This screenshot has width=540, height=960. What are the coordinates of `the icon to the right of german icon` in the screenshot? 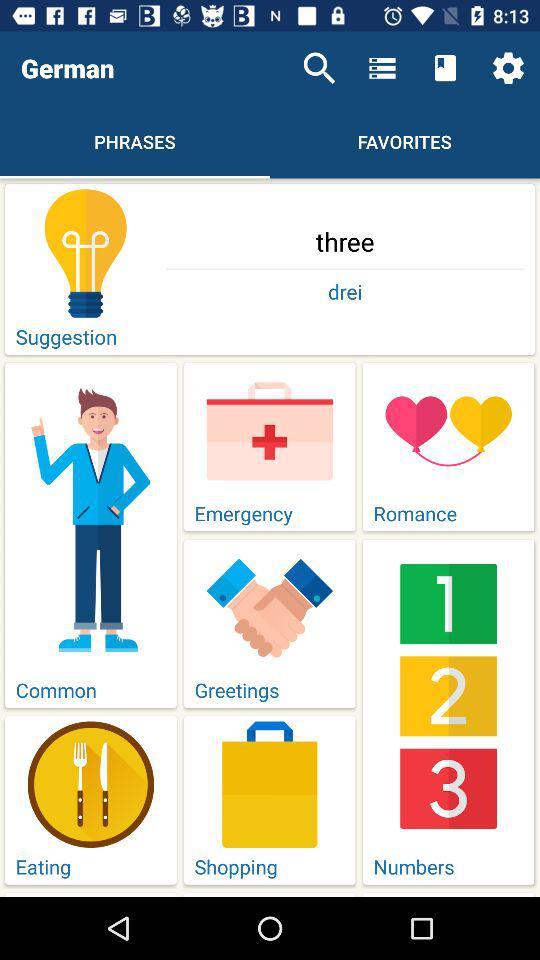 It's located at (319, 68).